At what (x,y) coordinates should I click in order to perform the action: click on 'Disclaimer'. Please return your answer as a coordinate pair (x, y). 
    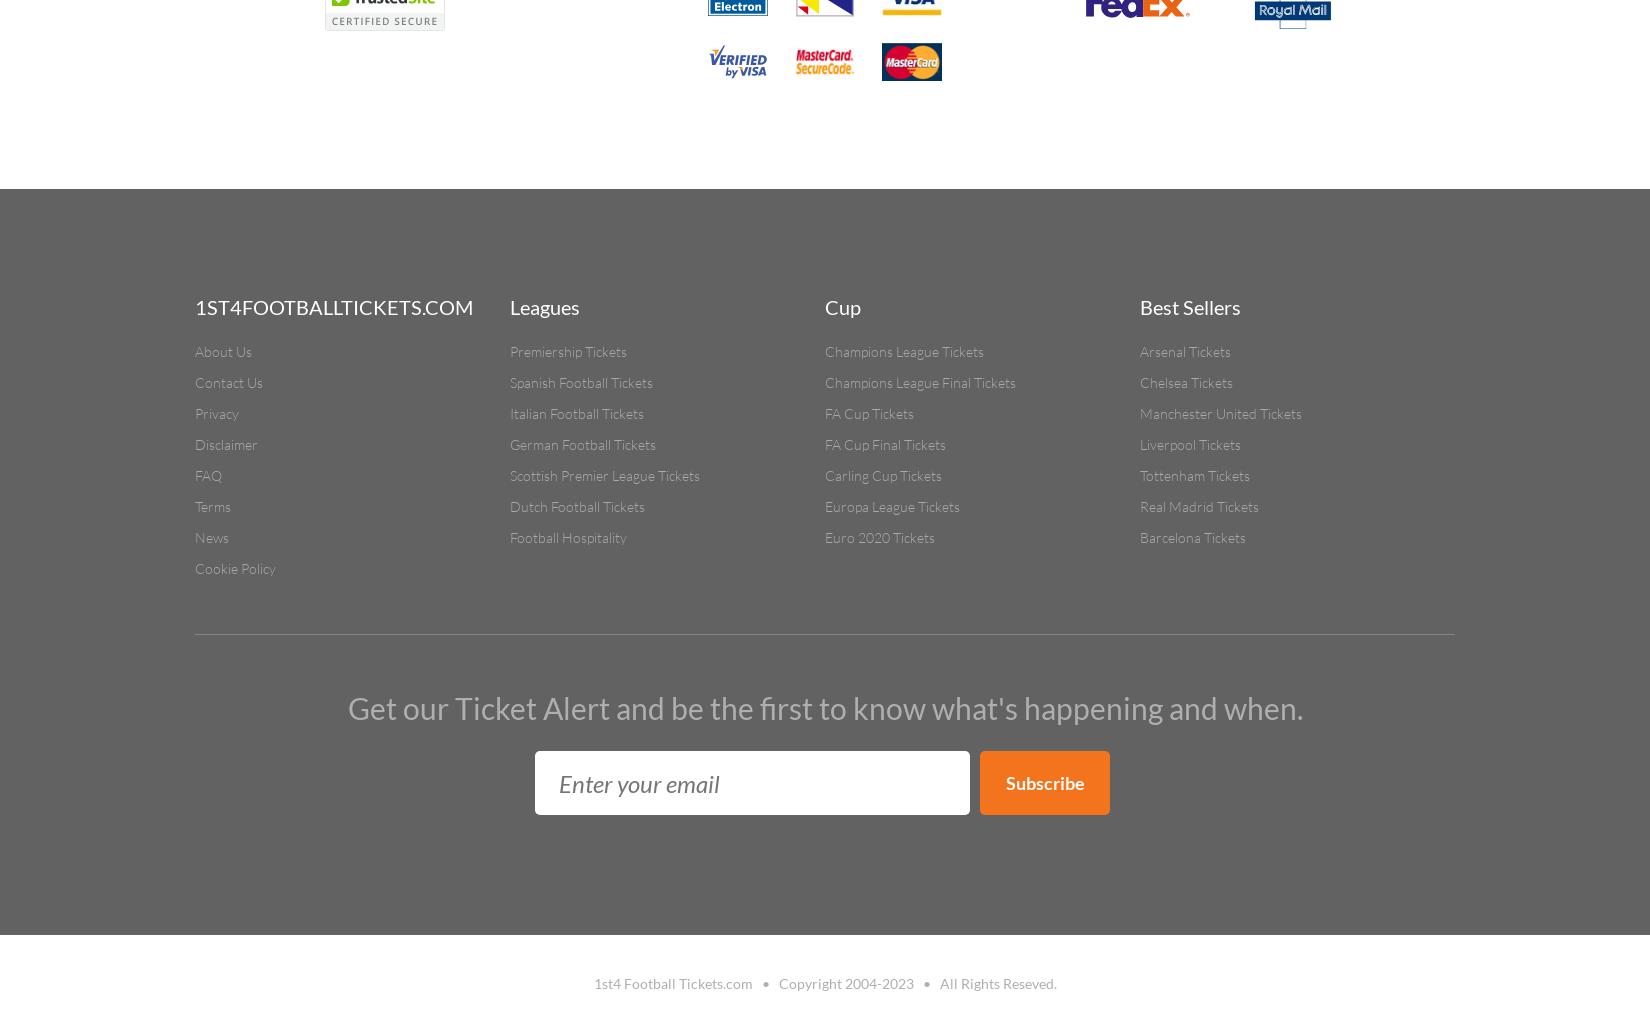
    Looking at the image, I should click on (195, 443).